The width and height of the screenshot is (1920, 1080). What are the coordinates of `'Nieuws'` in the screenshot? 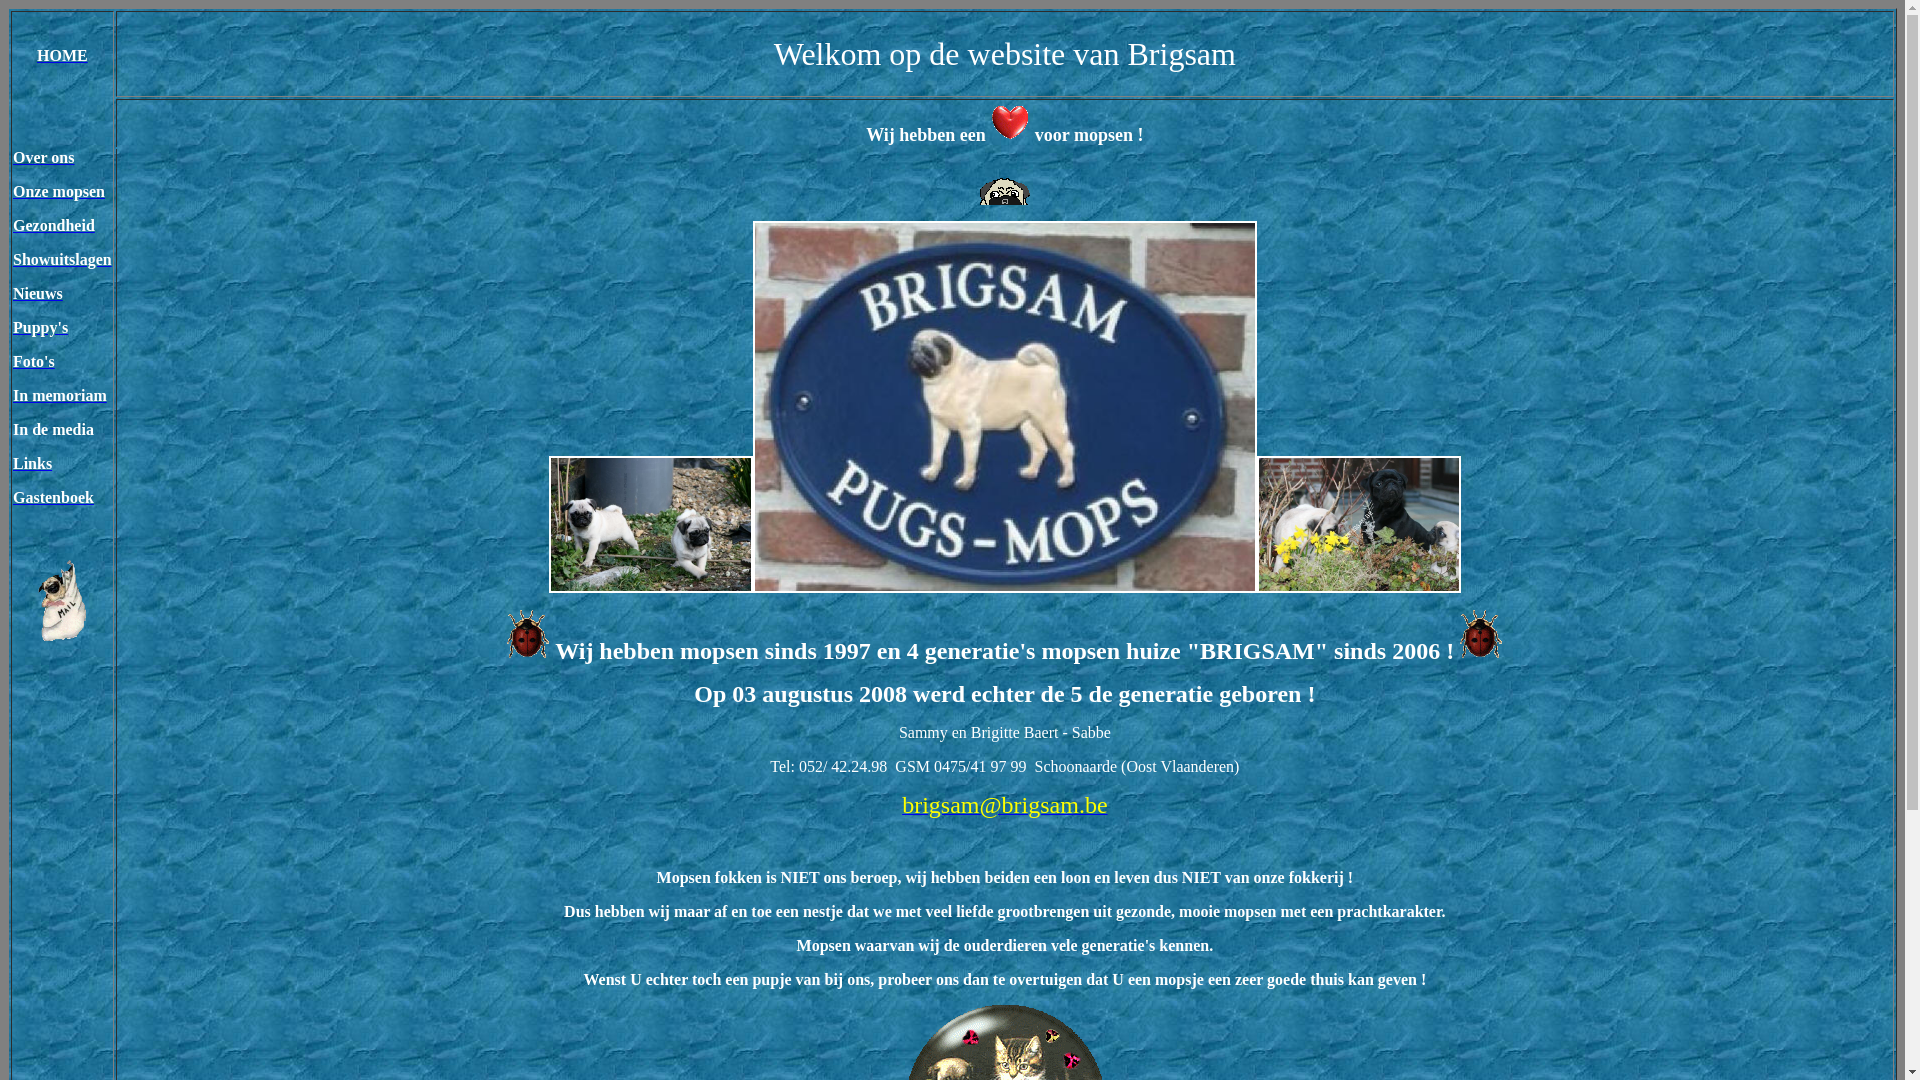 It's located at (38, 293).